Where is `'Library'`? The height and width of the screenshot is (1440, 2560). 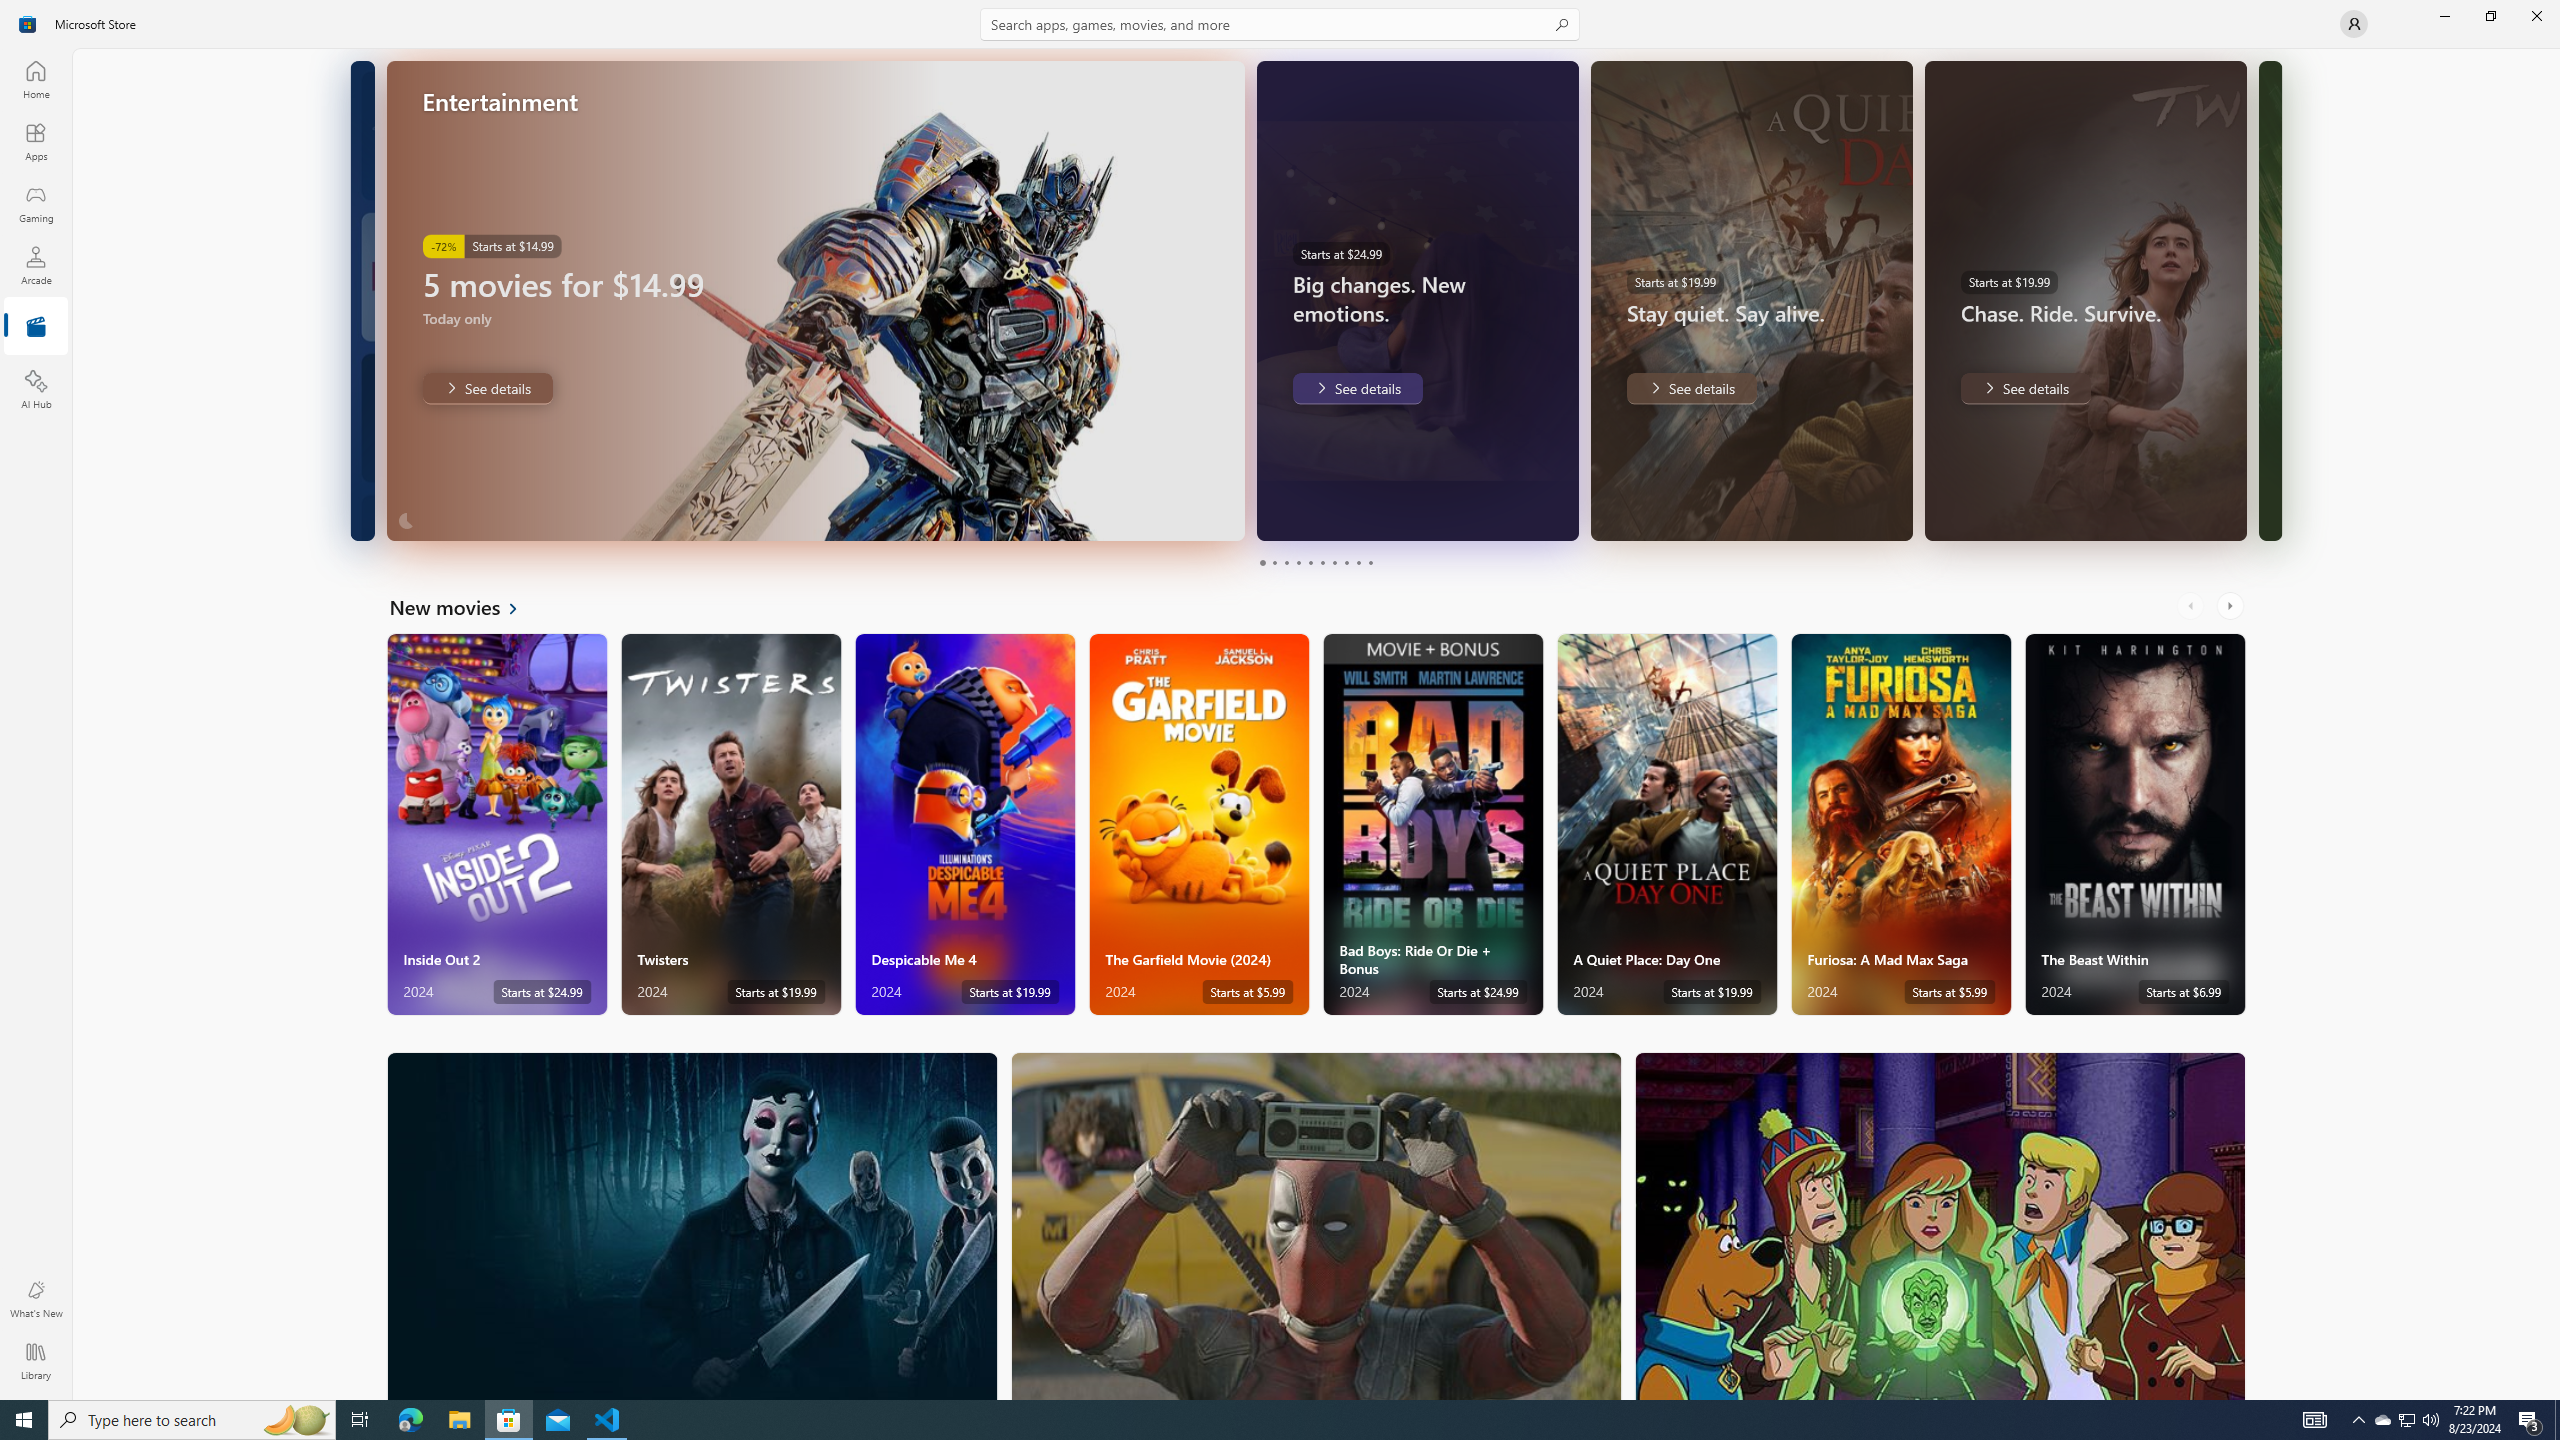
'Library' is located at coordinates (34, 1360).